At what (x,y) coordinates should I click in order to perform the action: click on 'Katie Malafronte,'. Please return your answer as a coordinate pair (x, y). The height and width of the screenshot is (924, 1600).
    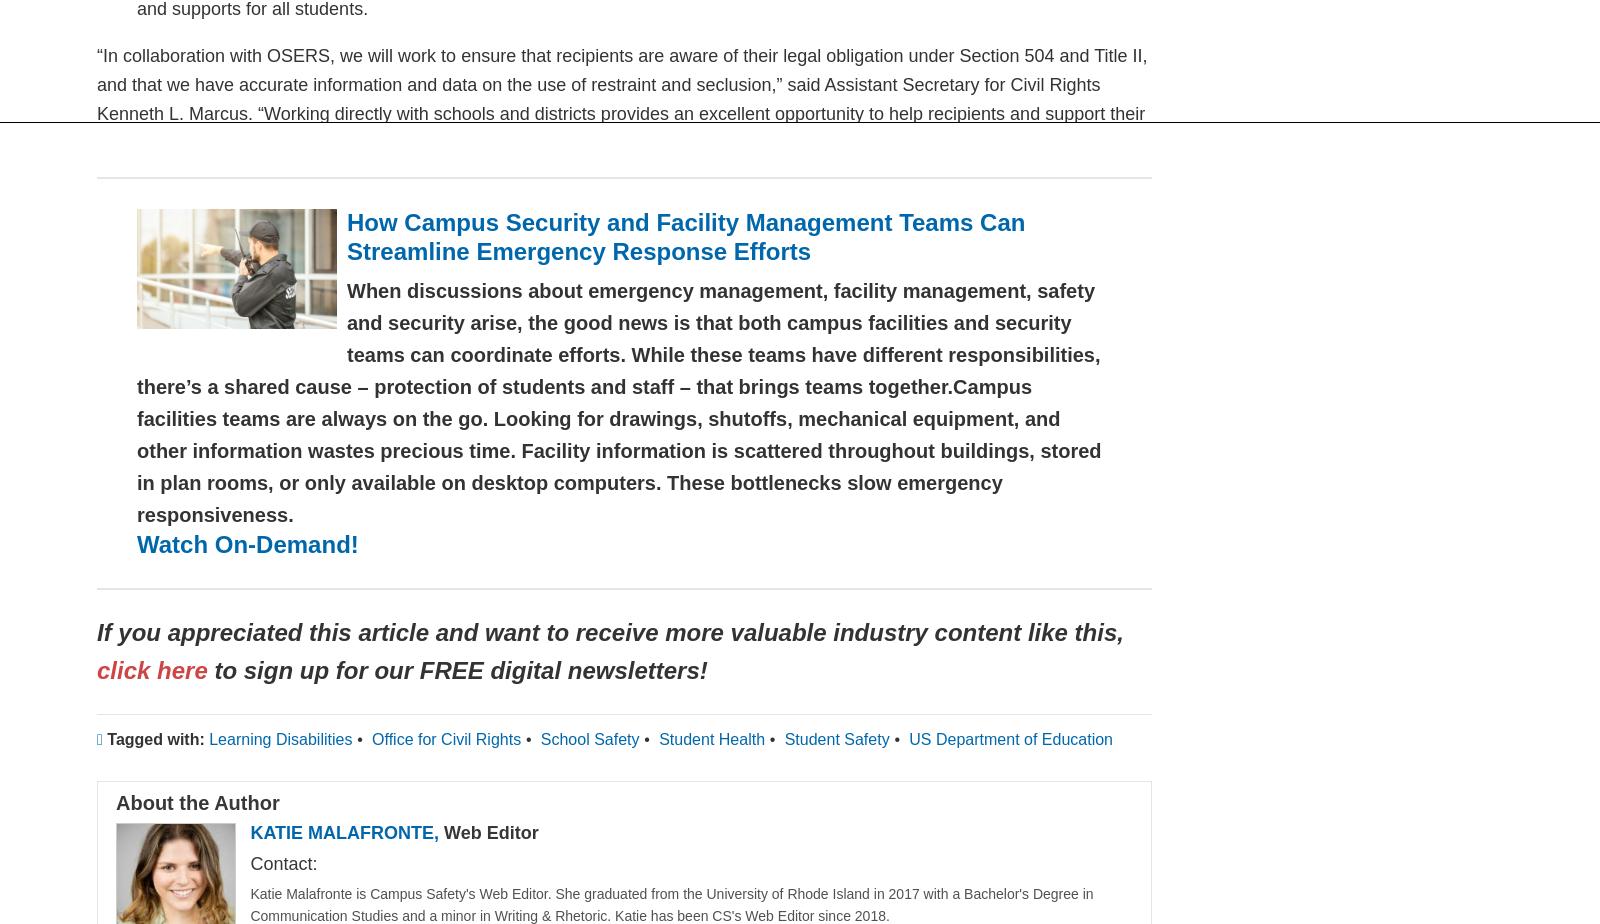
    Looking at the image, I should click on (347, 832).